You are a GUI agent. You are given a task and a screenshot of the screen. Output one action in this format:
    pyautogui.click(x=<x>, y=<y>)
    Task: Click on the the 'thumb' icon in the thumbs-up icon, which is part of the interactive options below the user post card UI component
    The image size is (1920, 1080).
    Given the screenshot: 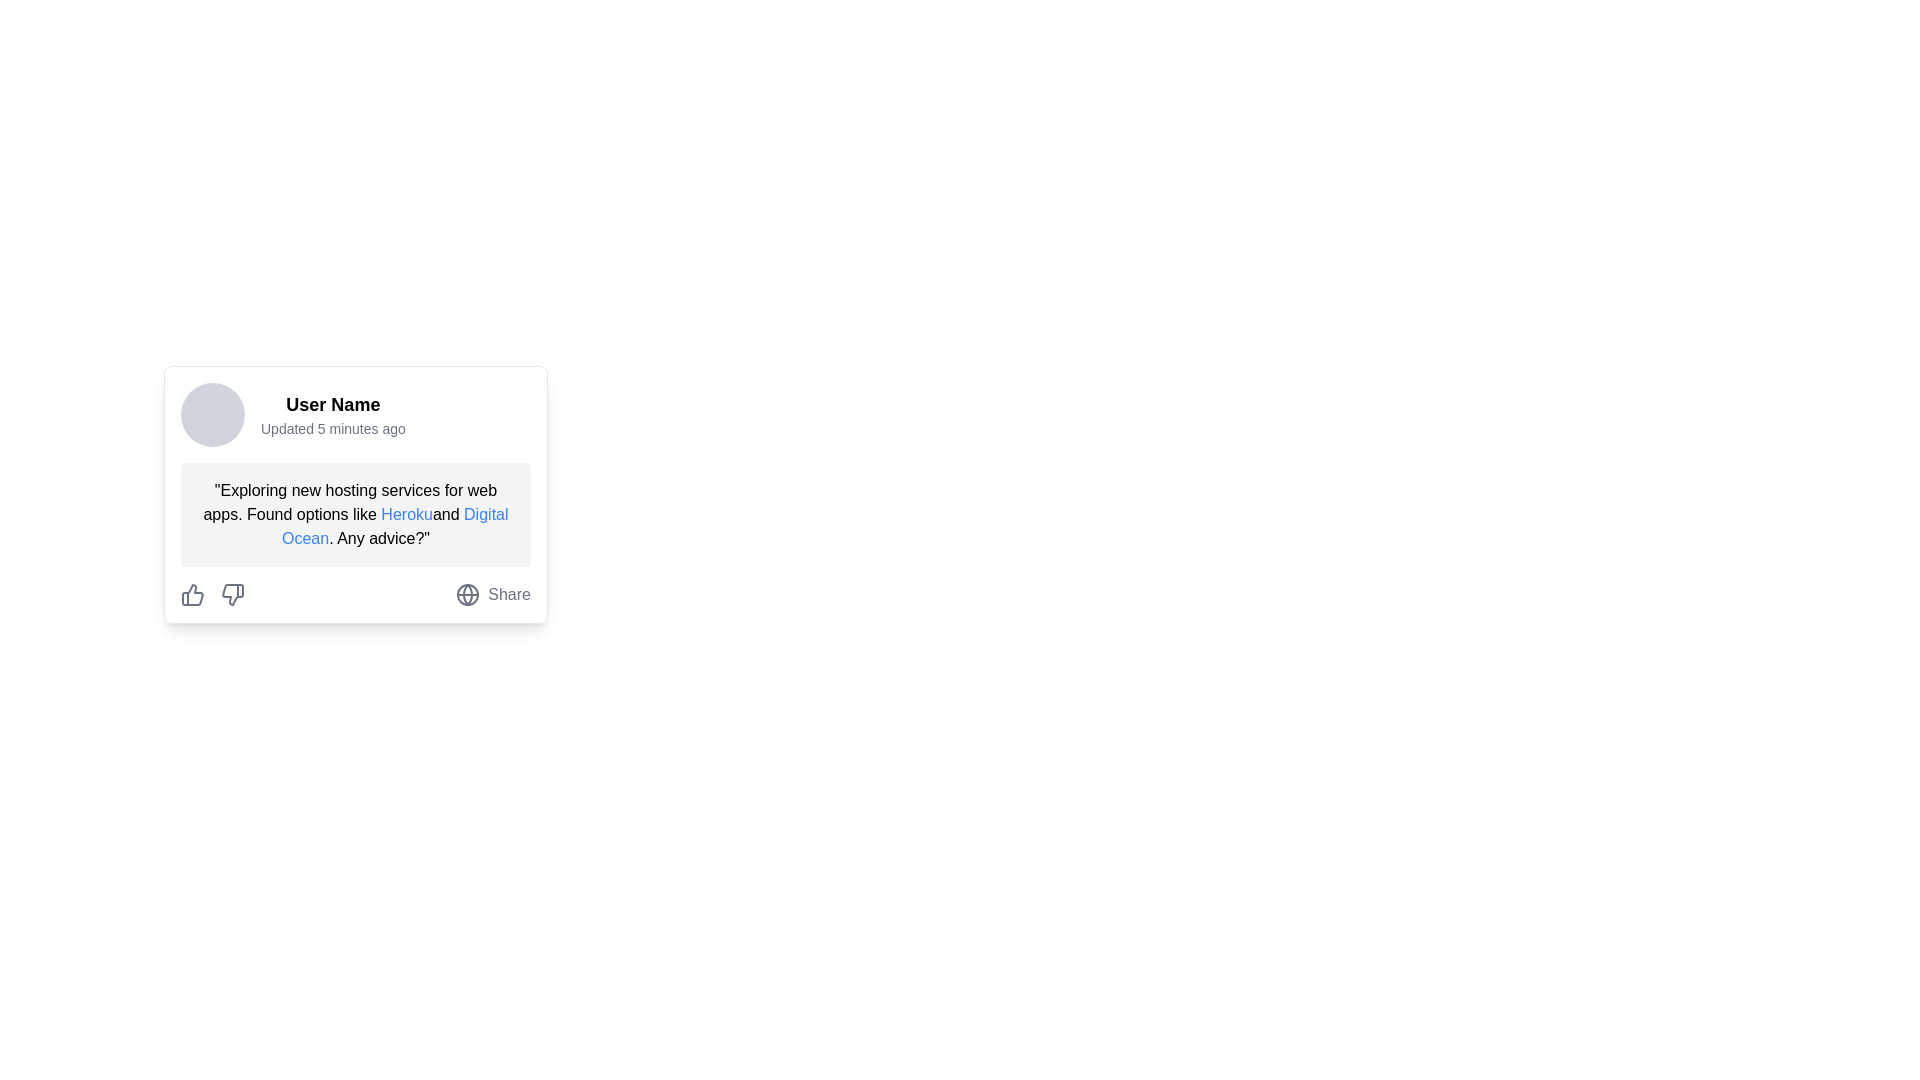 What is the action you would take?
    pyautogui.click(x=192, y=593)
    